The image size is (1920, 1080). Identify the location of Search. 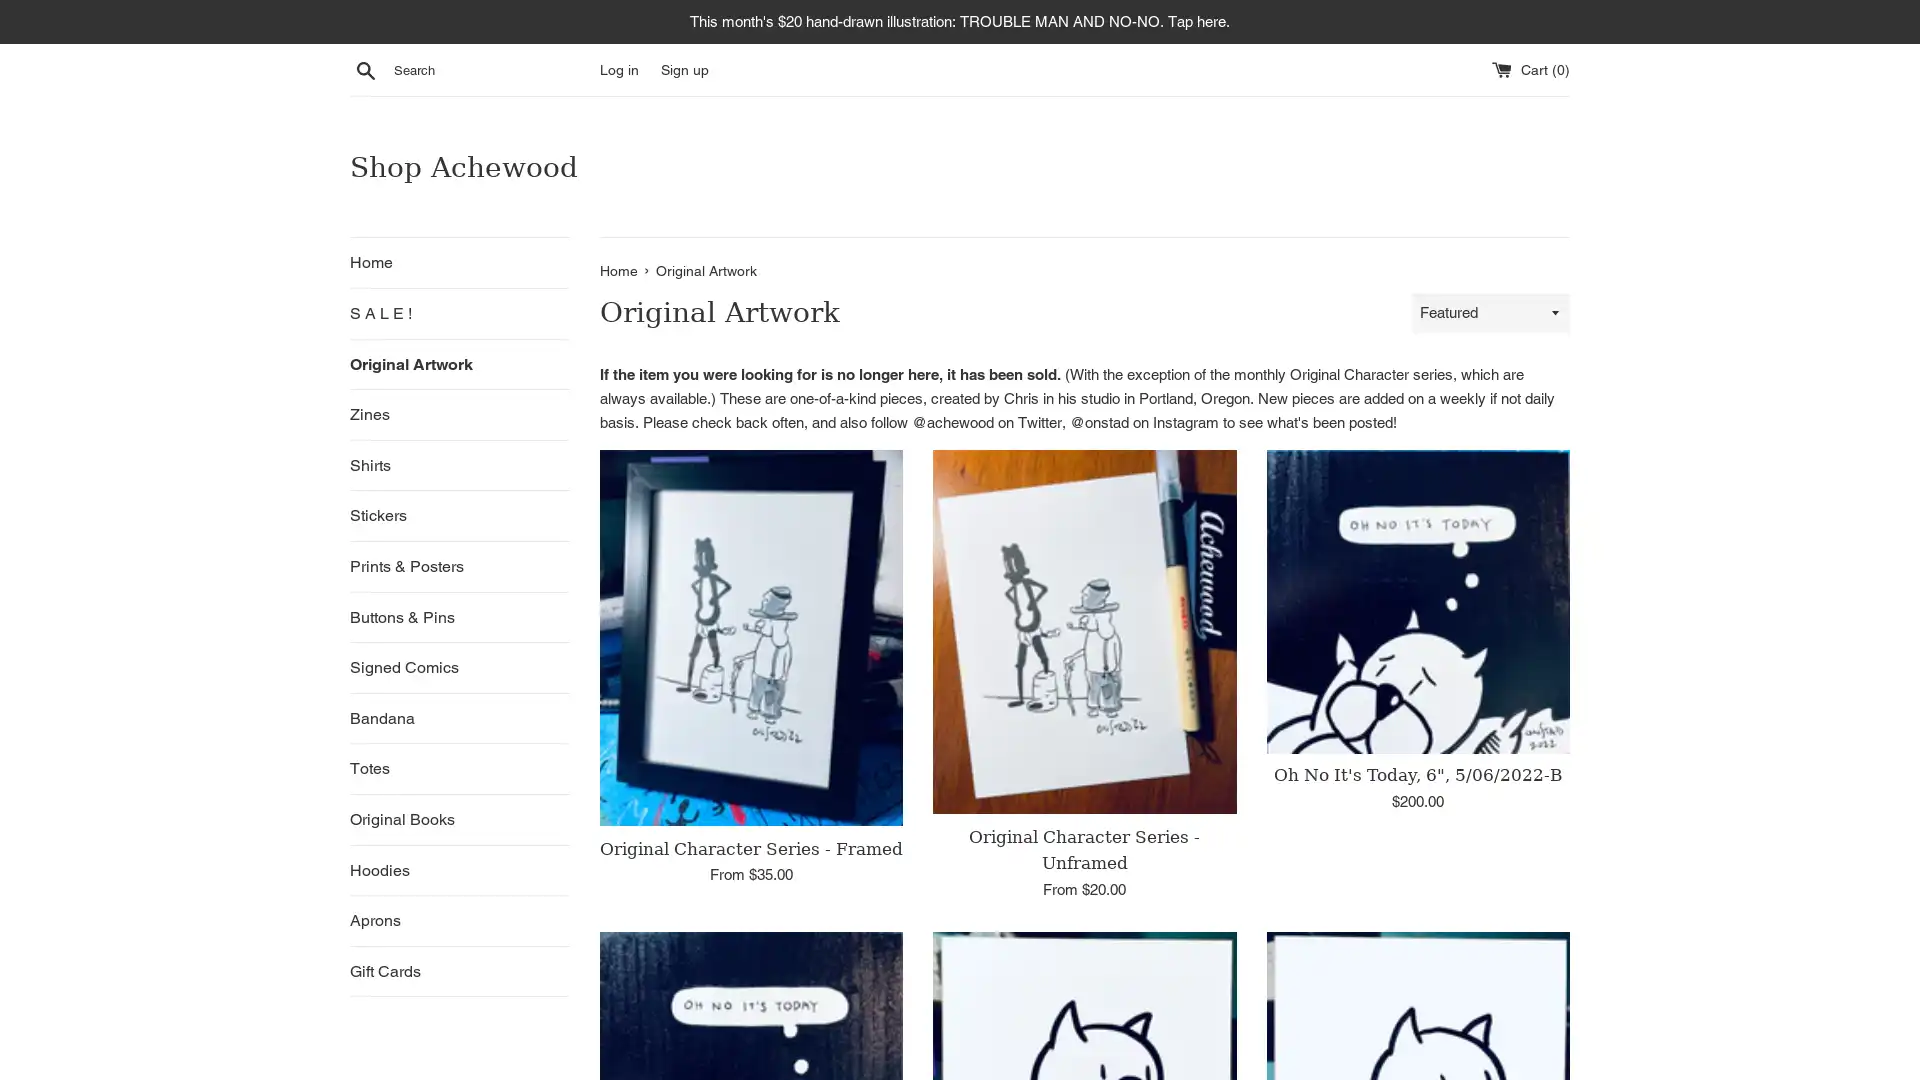
(365, 68).